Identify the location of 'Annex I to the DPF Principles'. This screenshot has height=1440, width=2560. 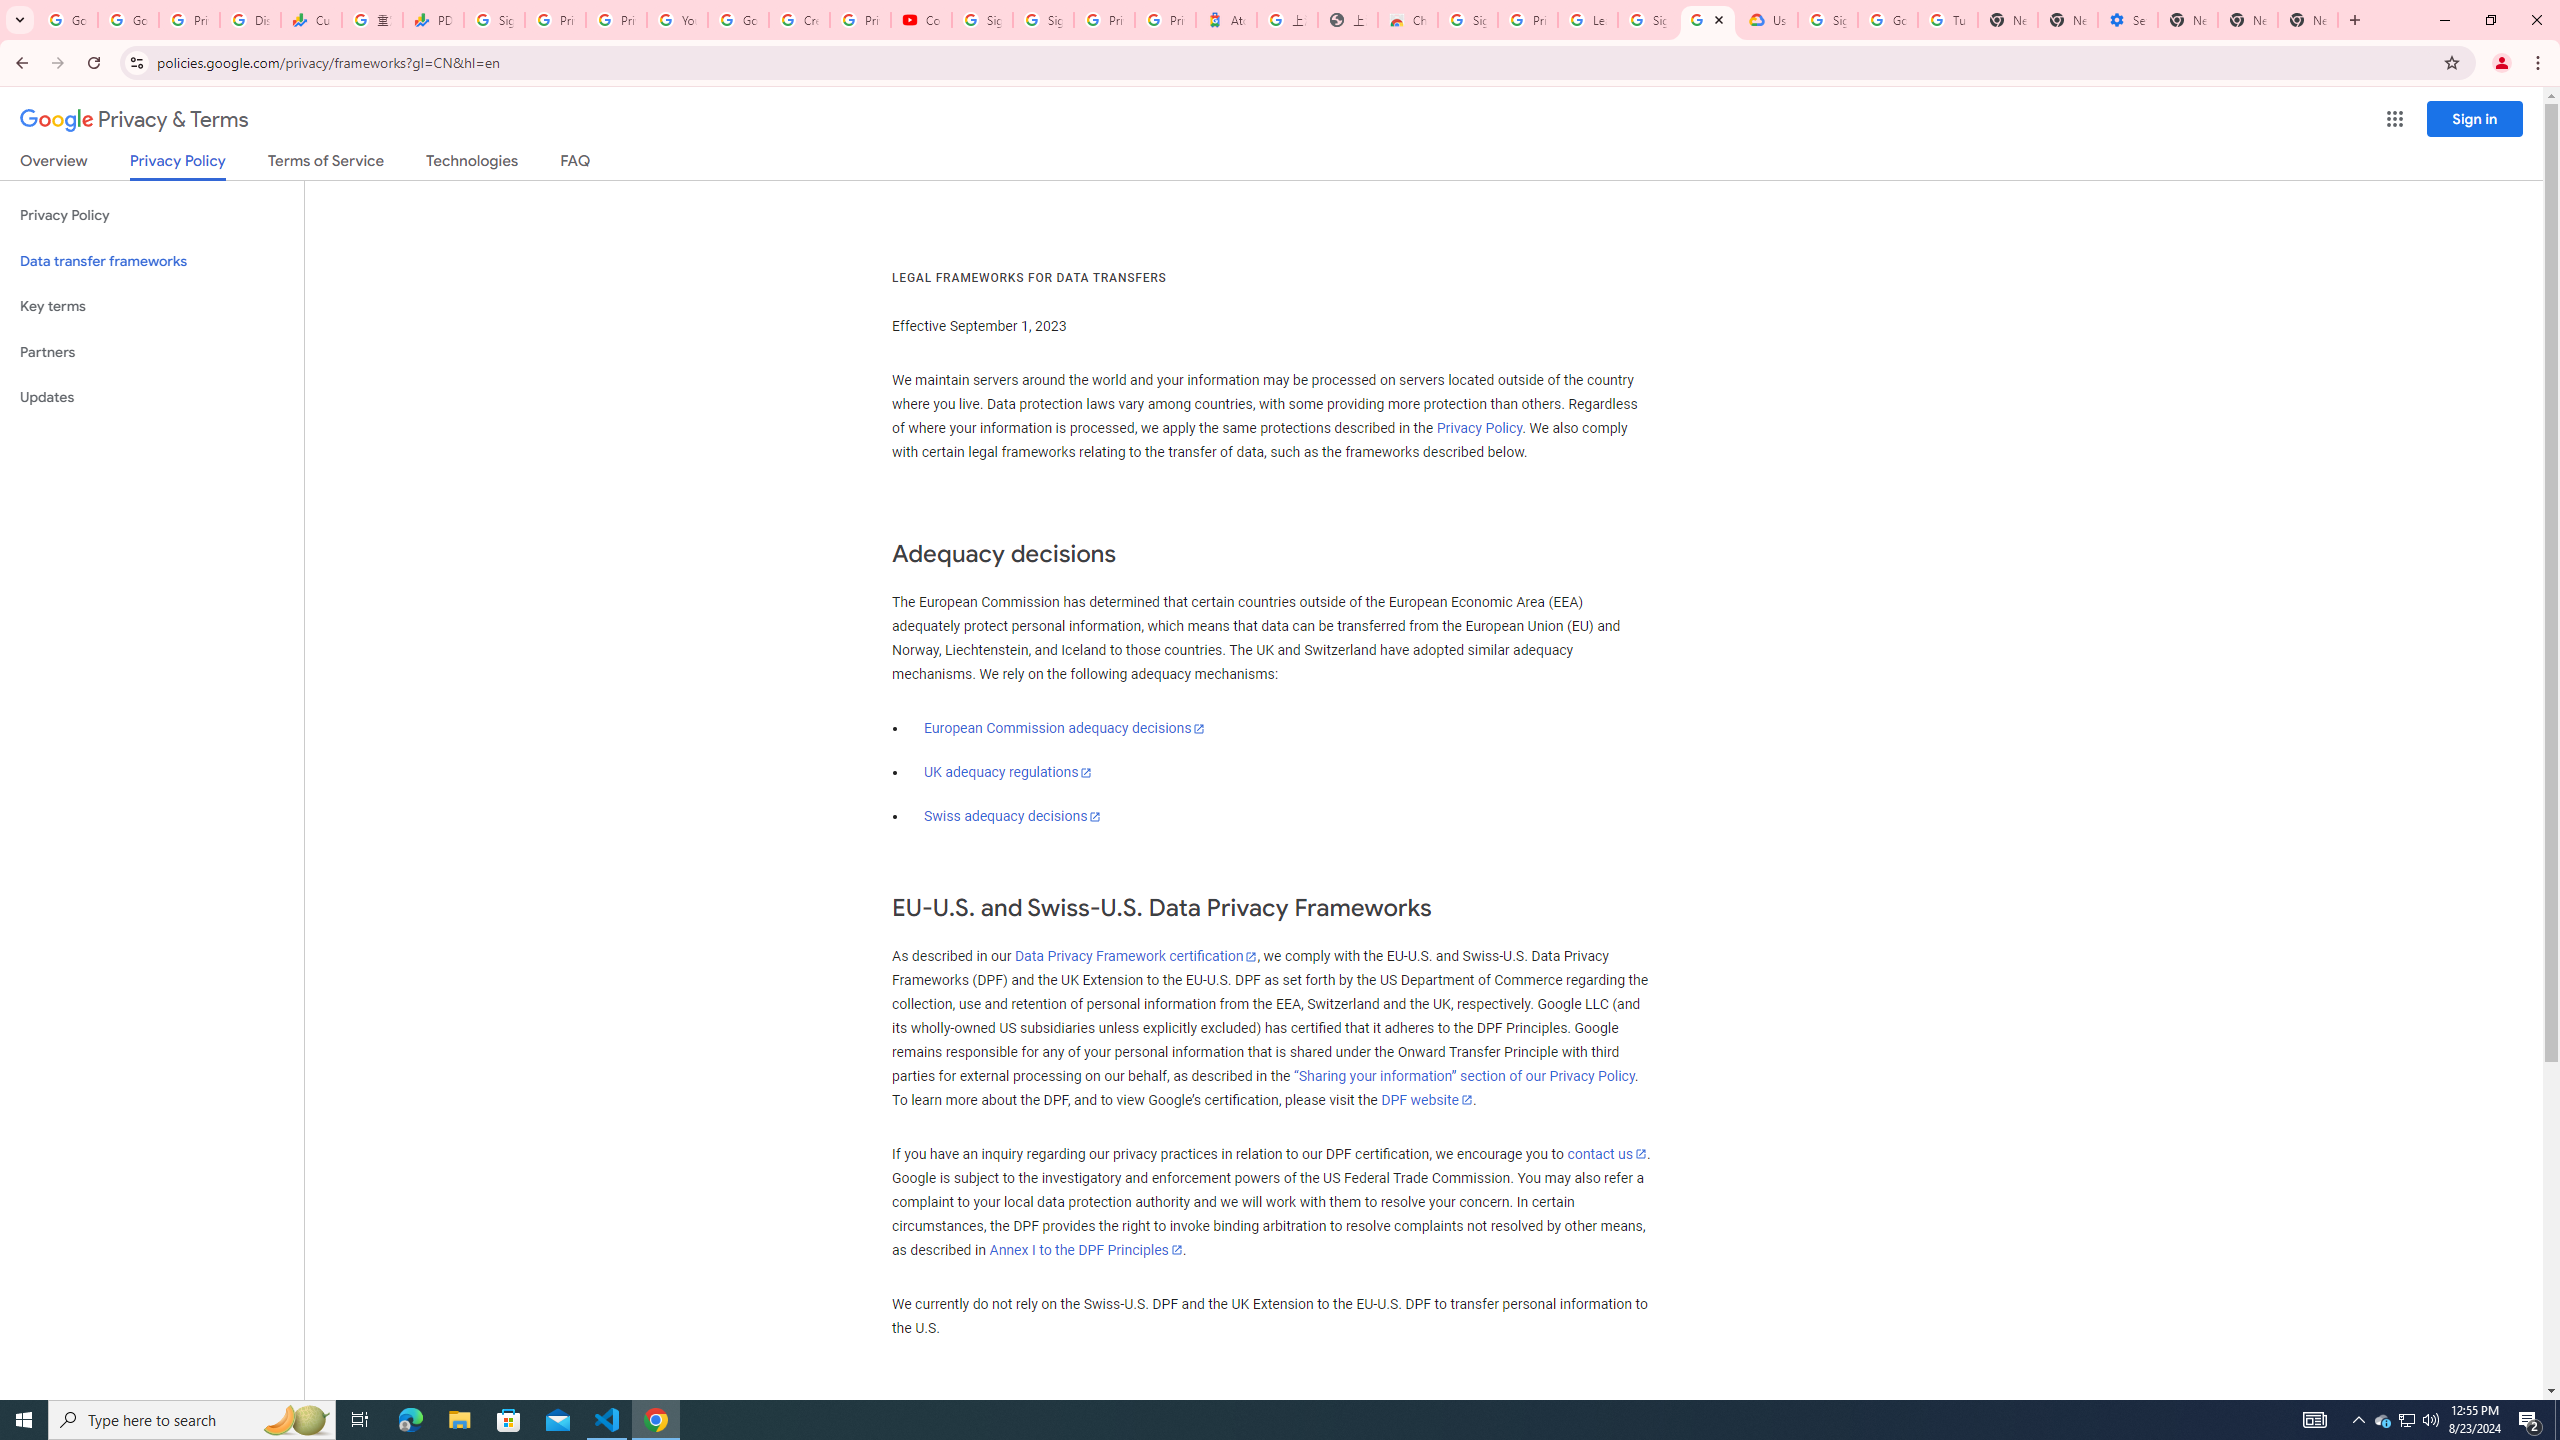
(1084, 1248).